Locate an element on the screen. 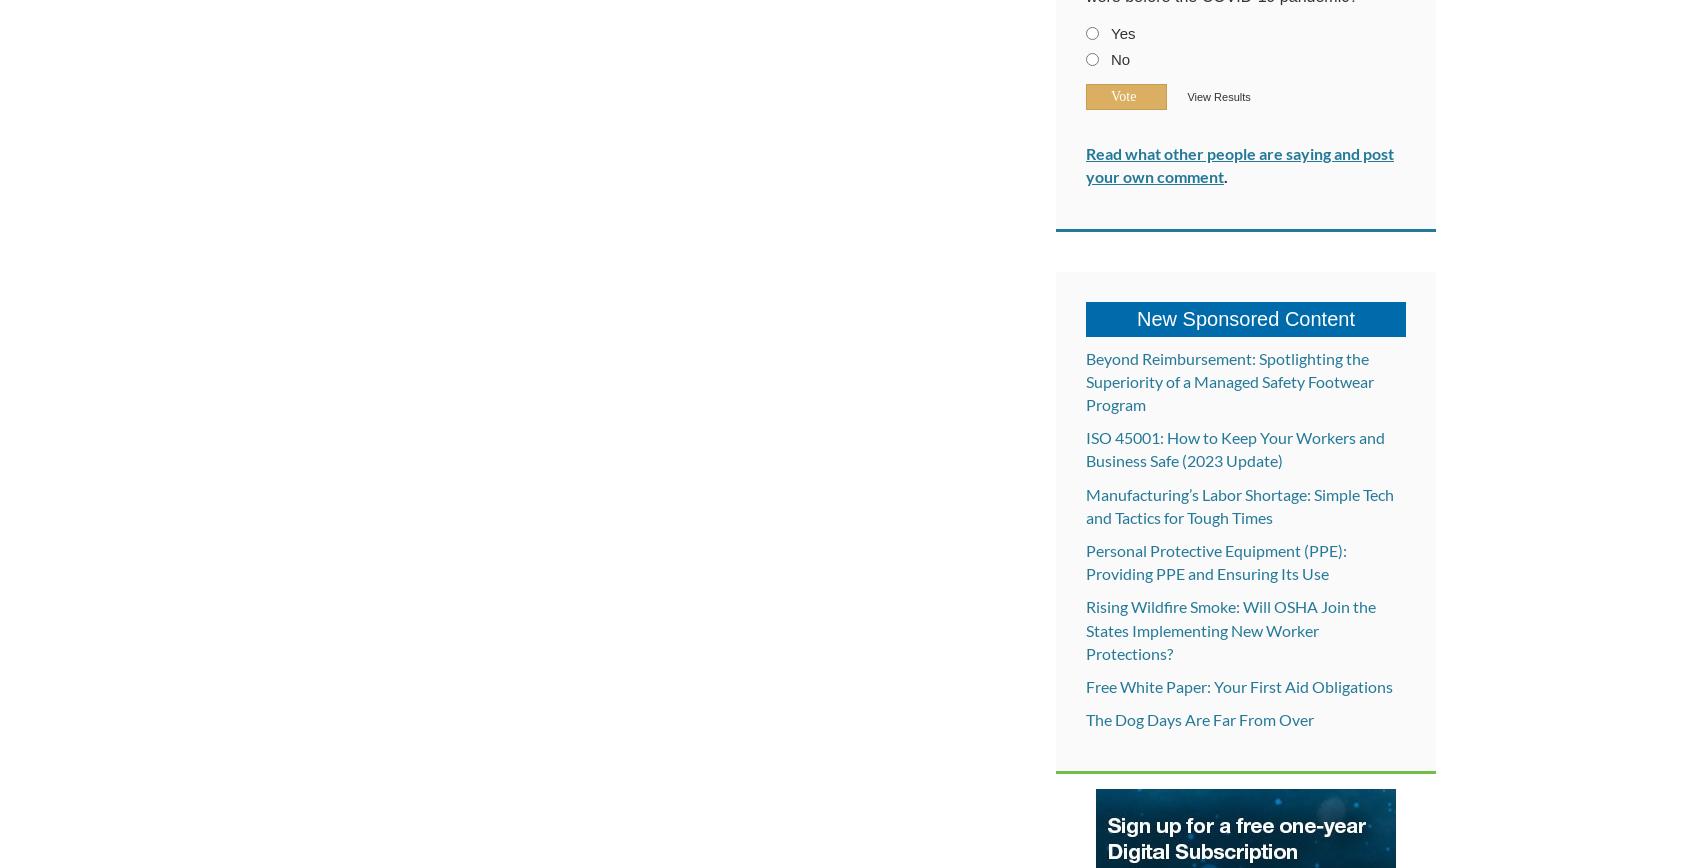  'Free White Paper: Your First Aid Obligations' is located at coordinates (1239, 685).